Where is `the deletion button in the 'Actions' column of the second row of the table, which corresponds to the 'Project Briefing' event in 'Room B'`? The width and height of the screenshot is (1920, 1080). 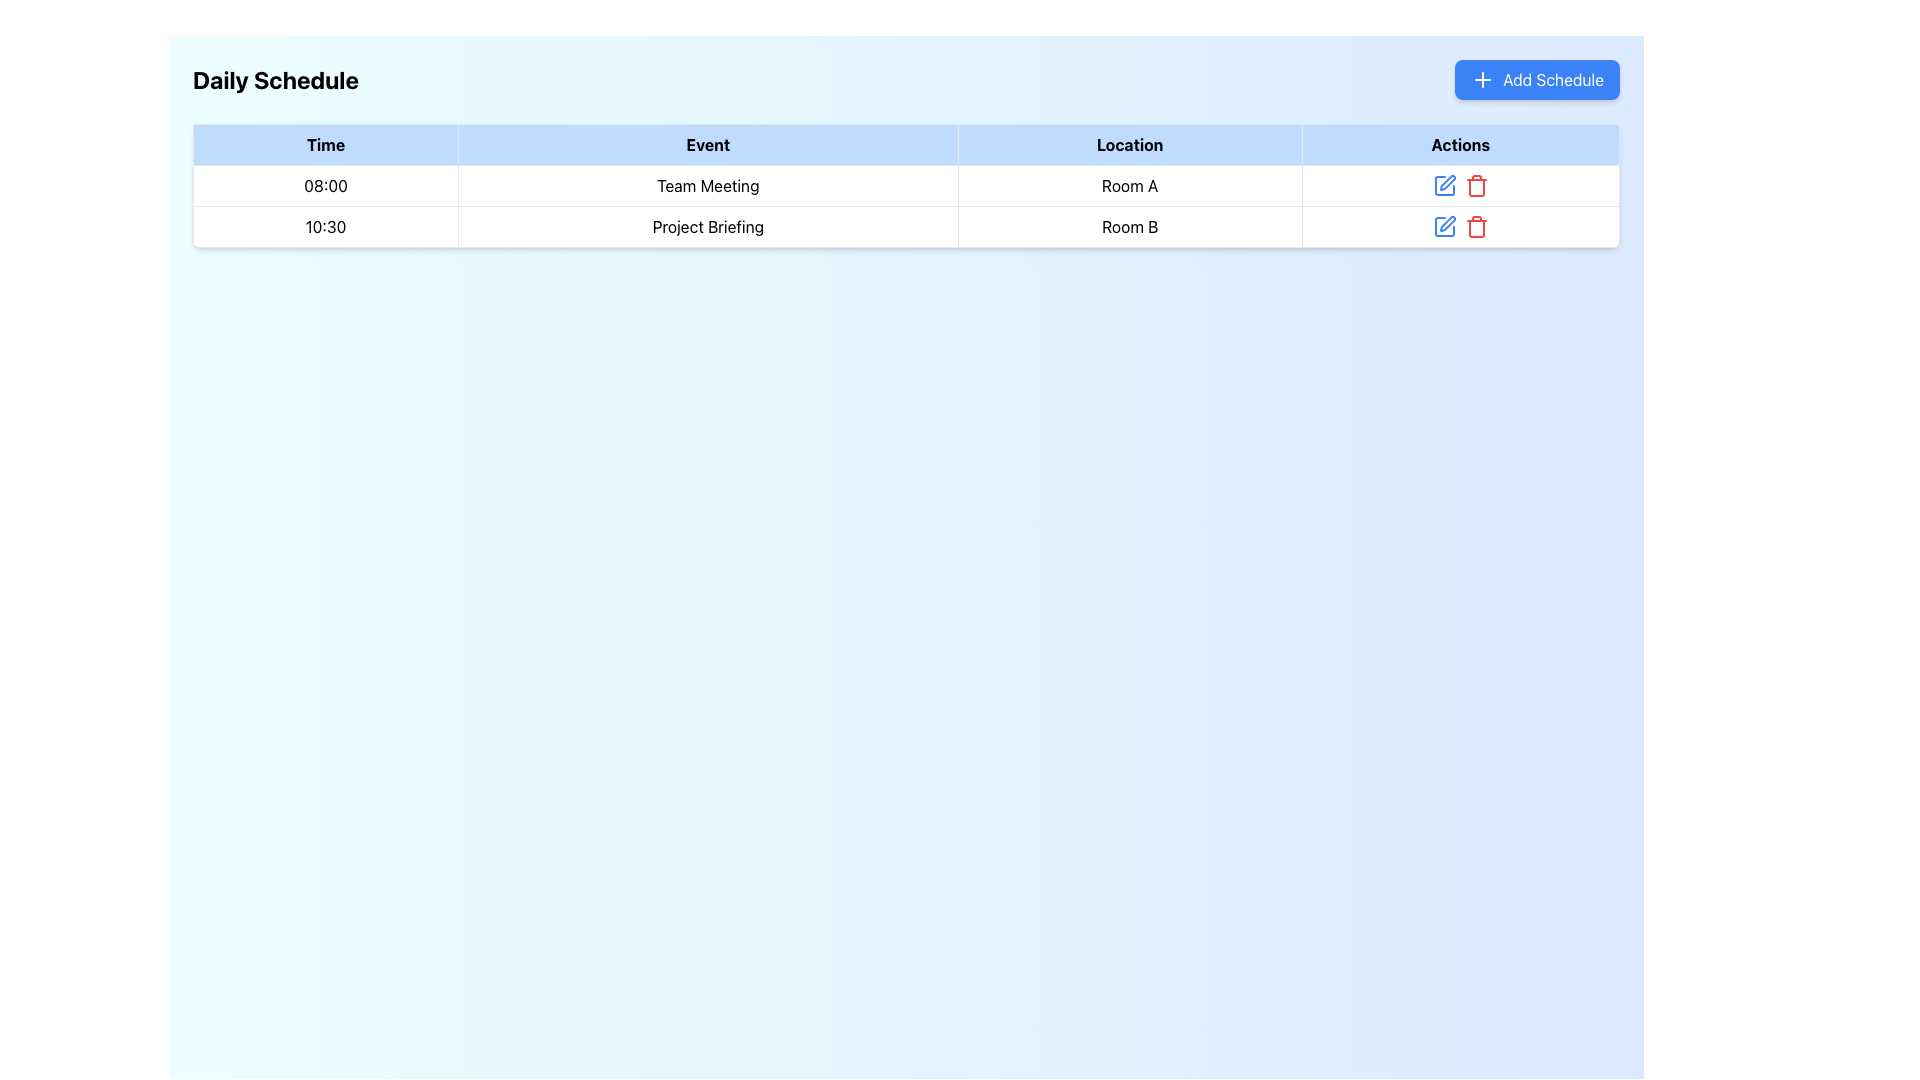 the deletion button in the 'Actions' column of the second row of the table, which corresponds to the 'Project Briefing' event in 'Room B' is located at coordinates (1476, 226).